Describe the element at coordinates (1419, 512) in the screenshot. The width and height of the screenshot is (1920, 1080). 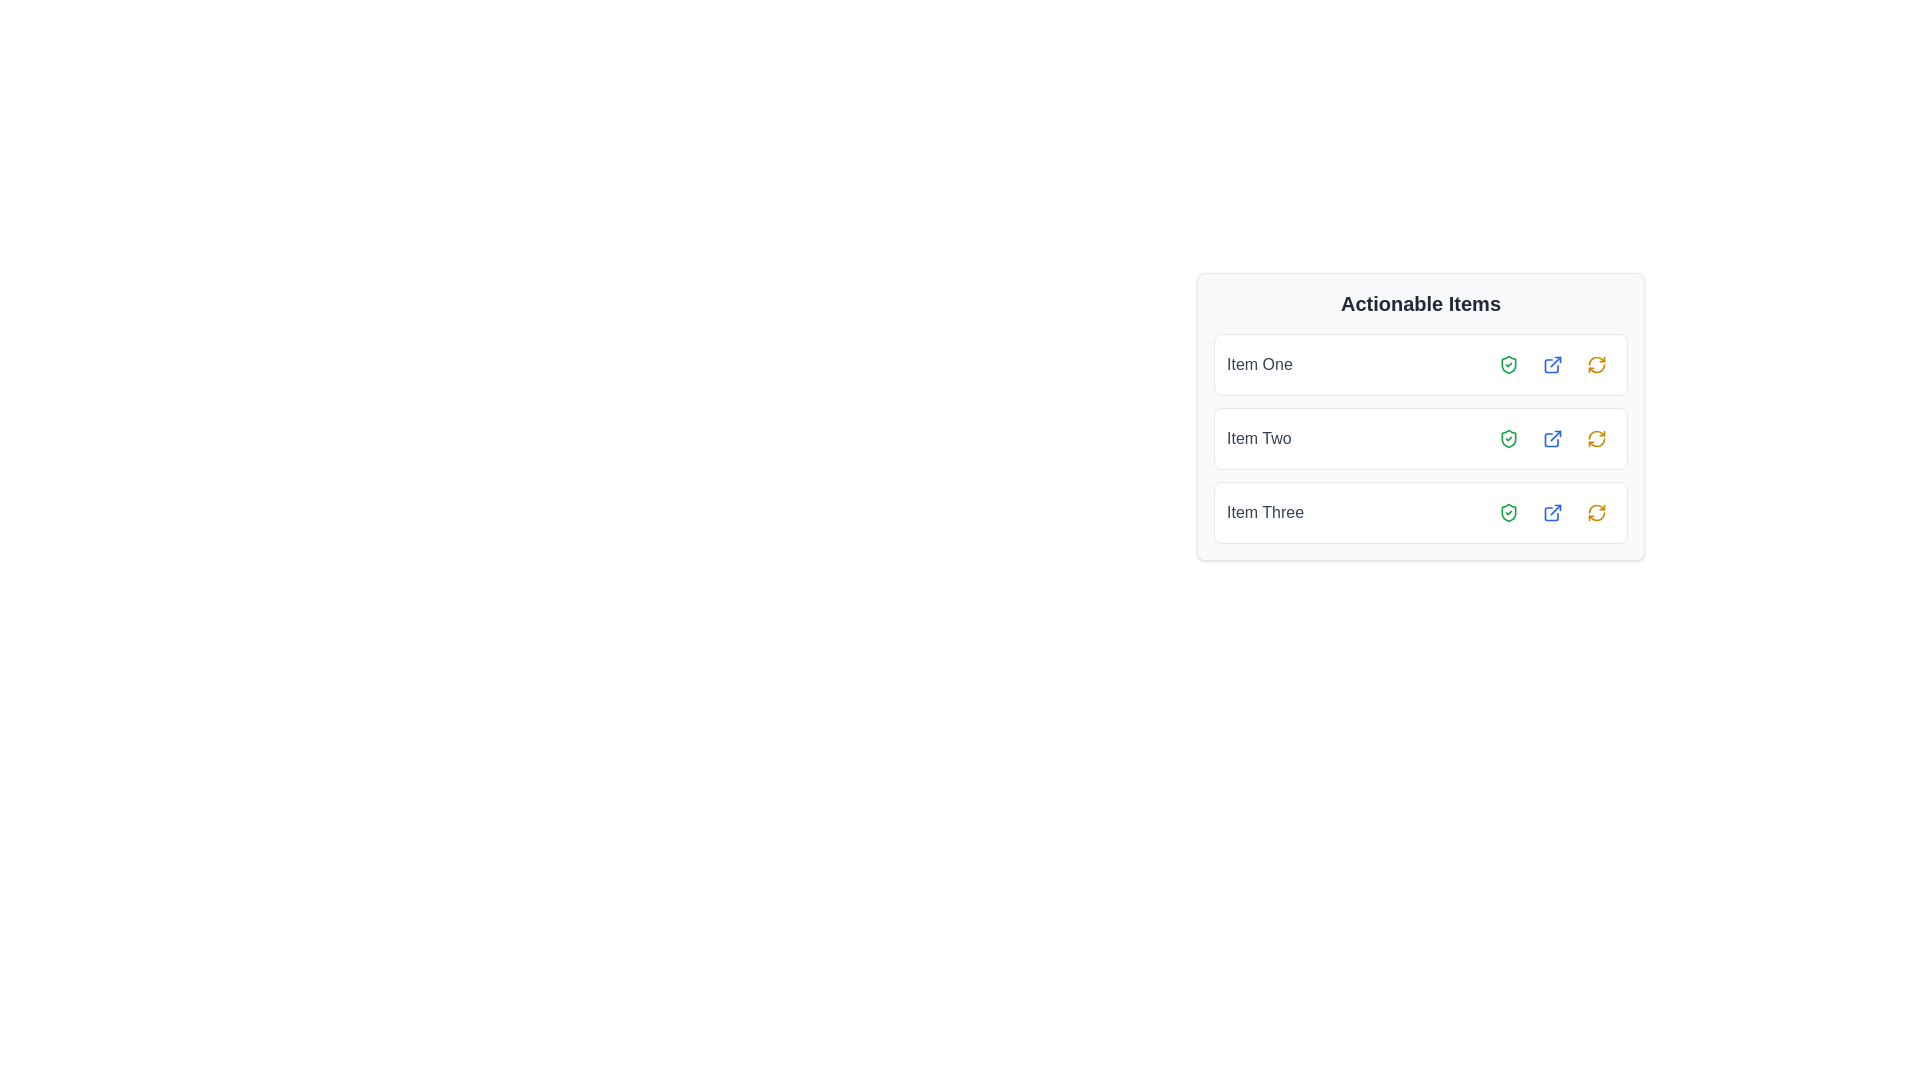
I see `the icons on the List Item labeled 'Item Three', which is the third item in the 'Actionable Items' list` at that location.